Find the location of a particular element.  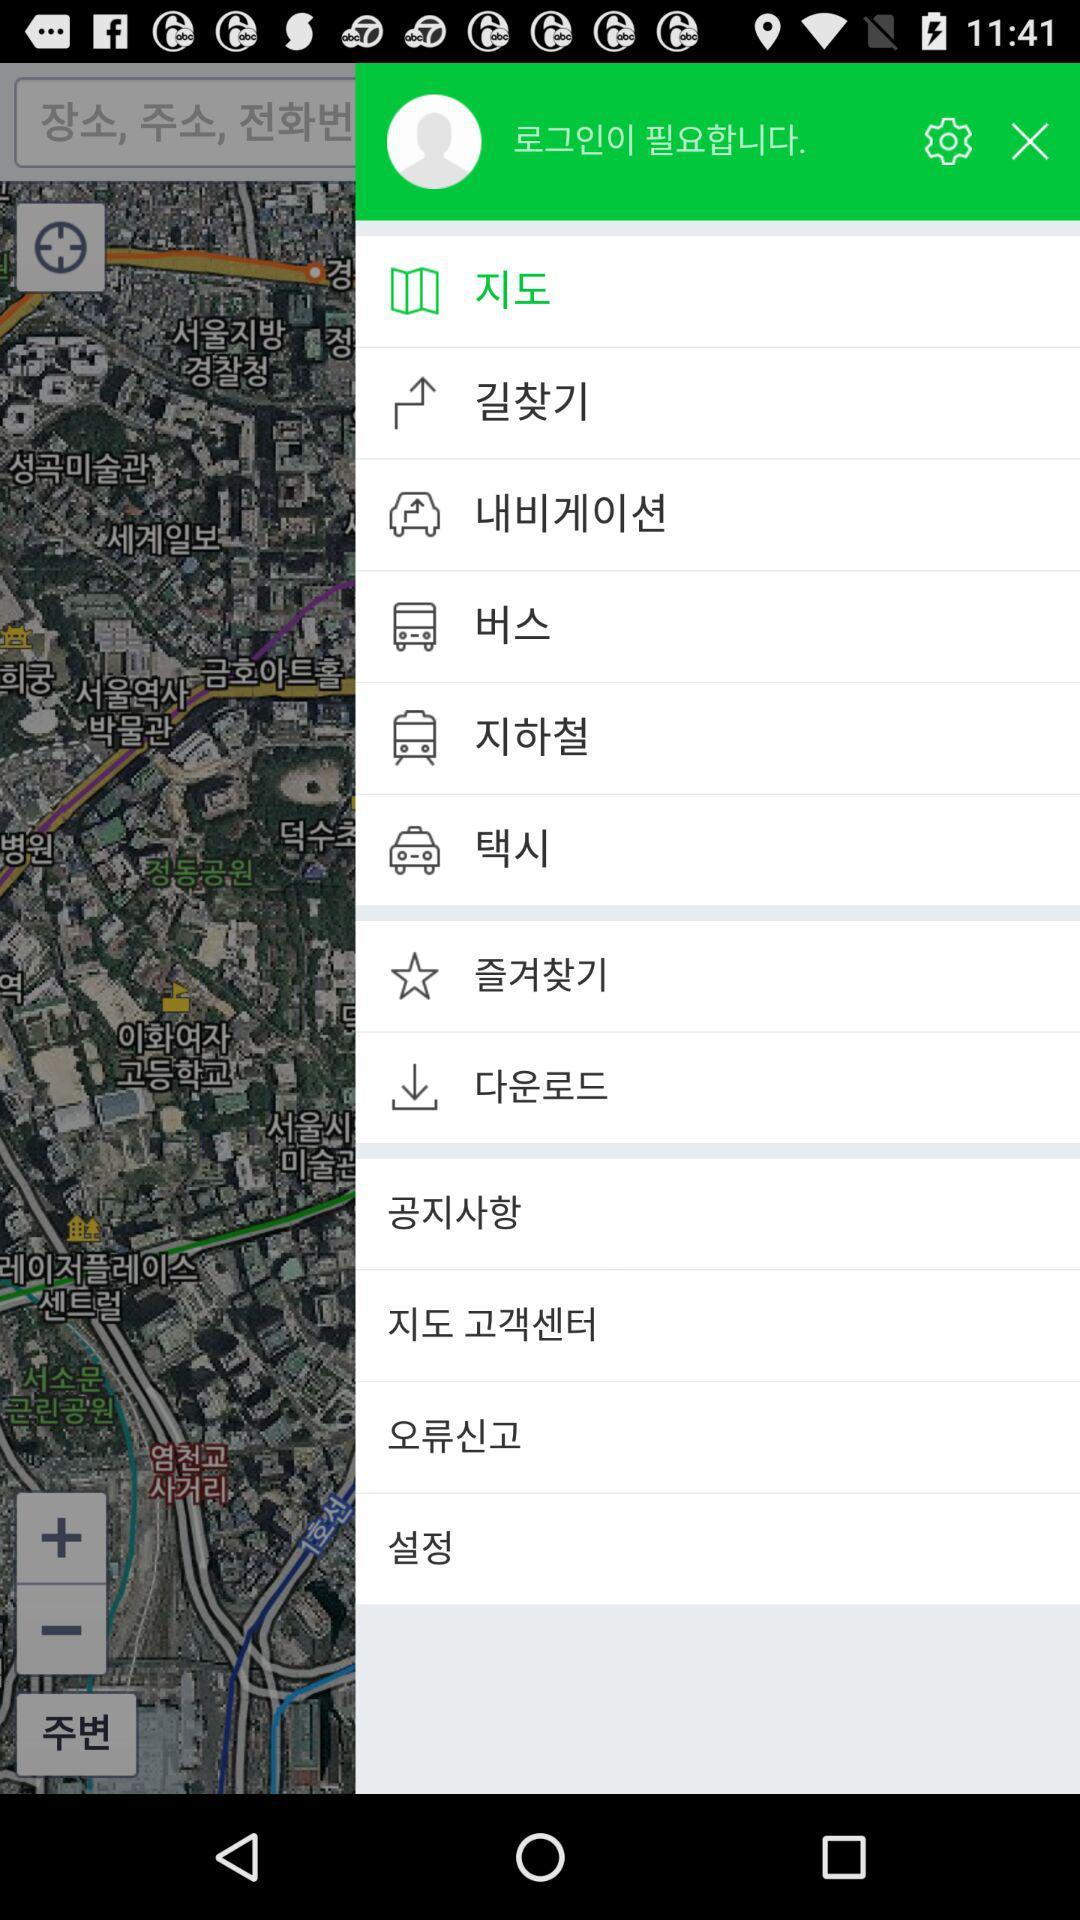

the zoom_out icon is located at coordinates (60, 1743).